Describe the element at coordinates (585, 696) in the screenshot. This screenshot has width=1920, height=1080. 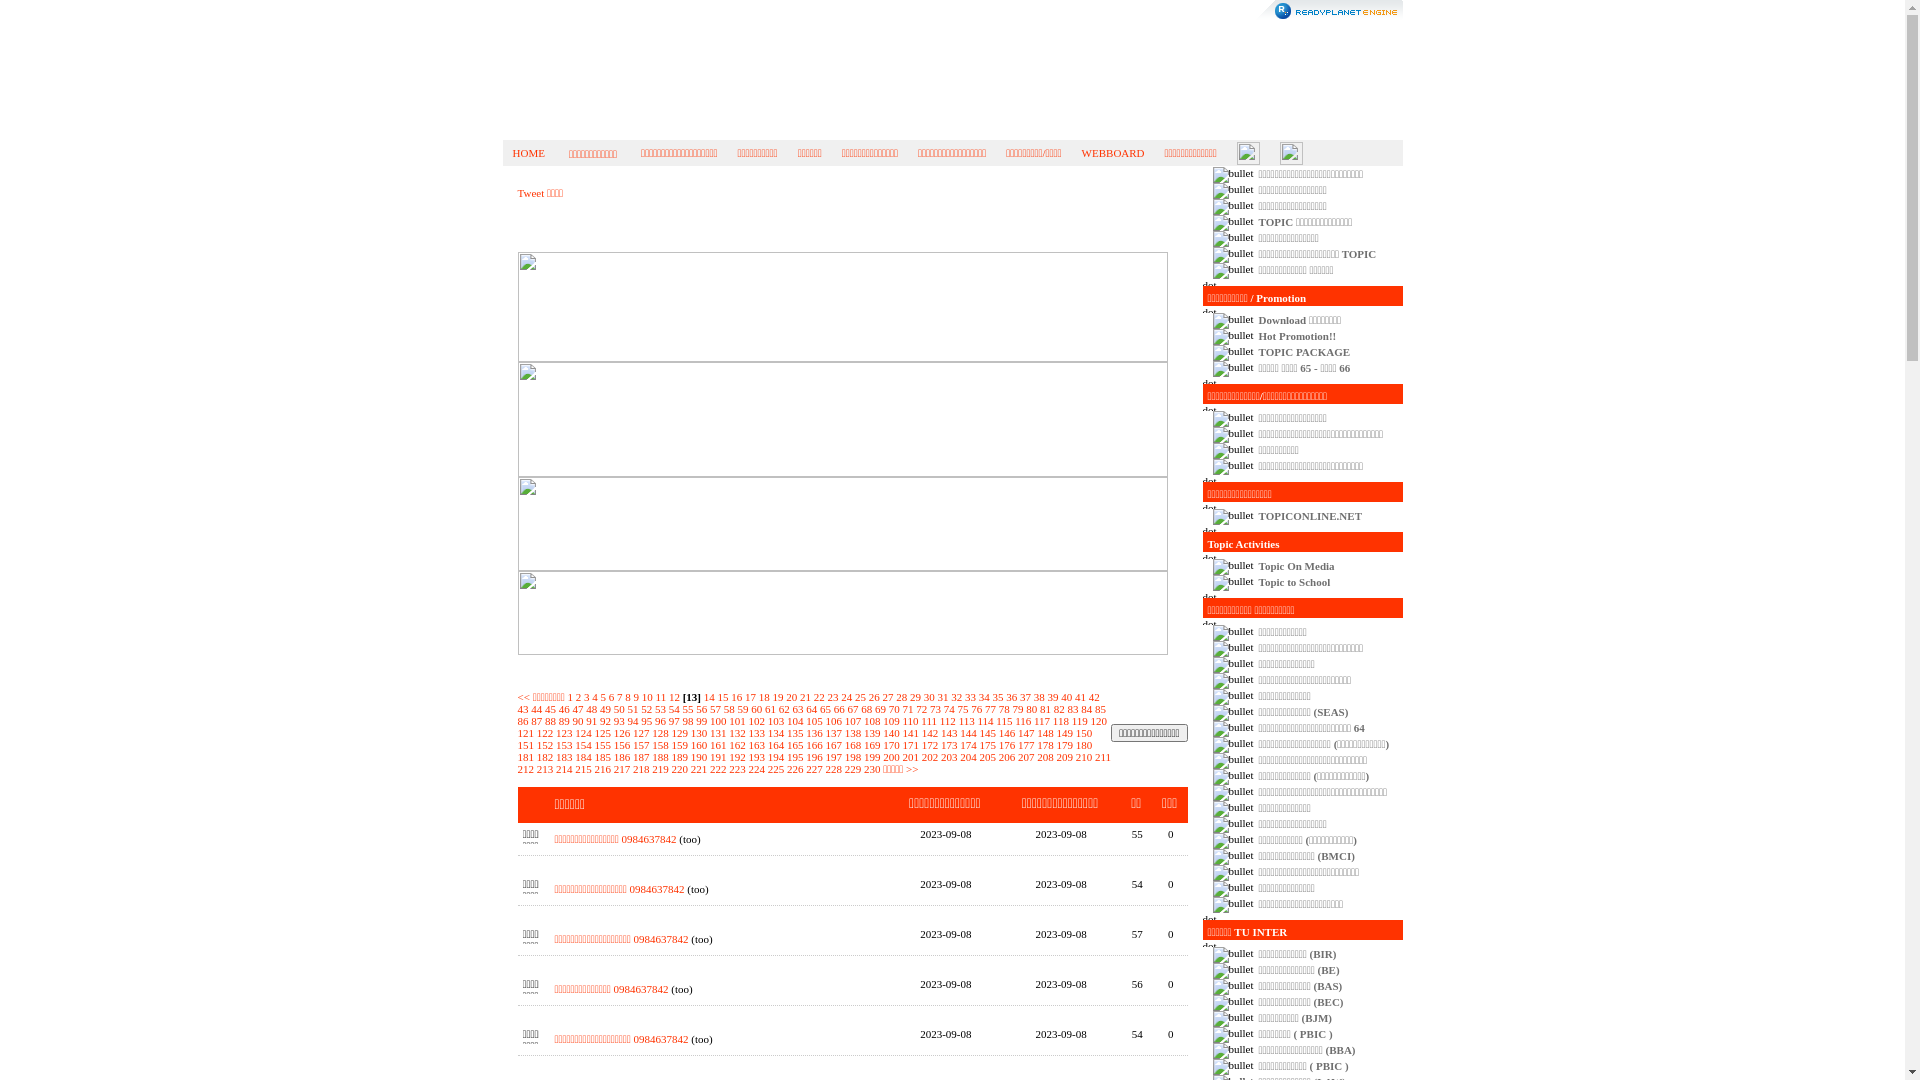
I see `'3'` at that location.